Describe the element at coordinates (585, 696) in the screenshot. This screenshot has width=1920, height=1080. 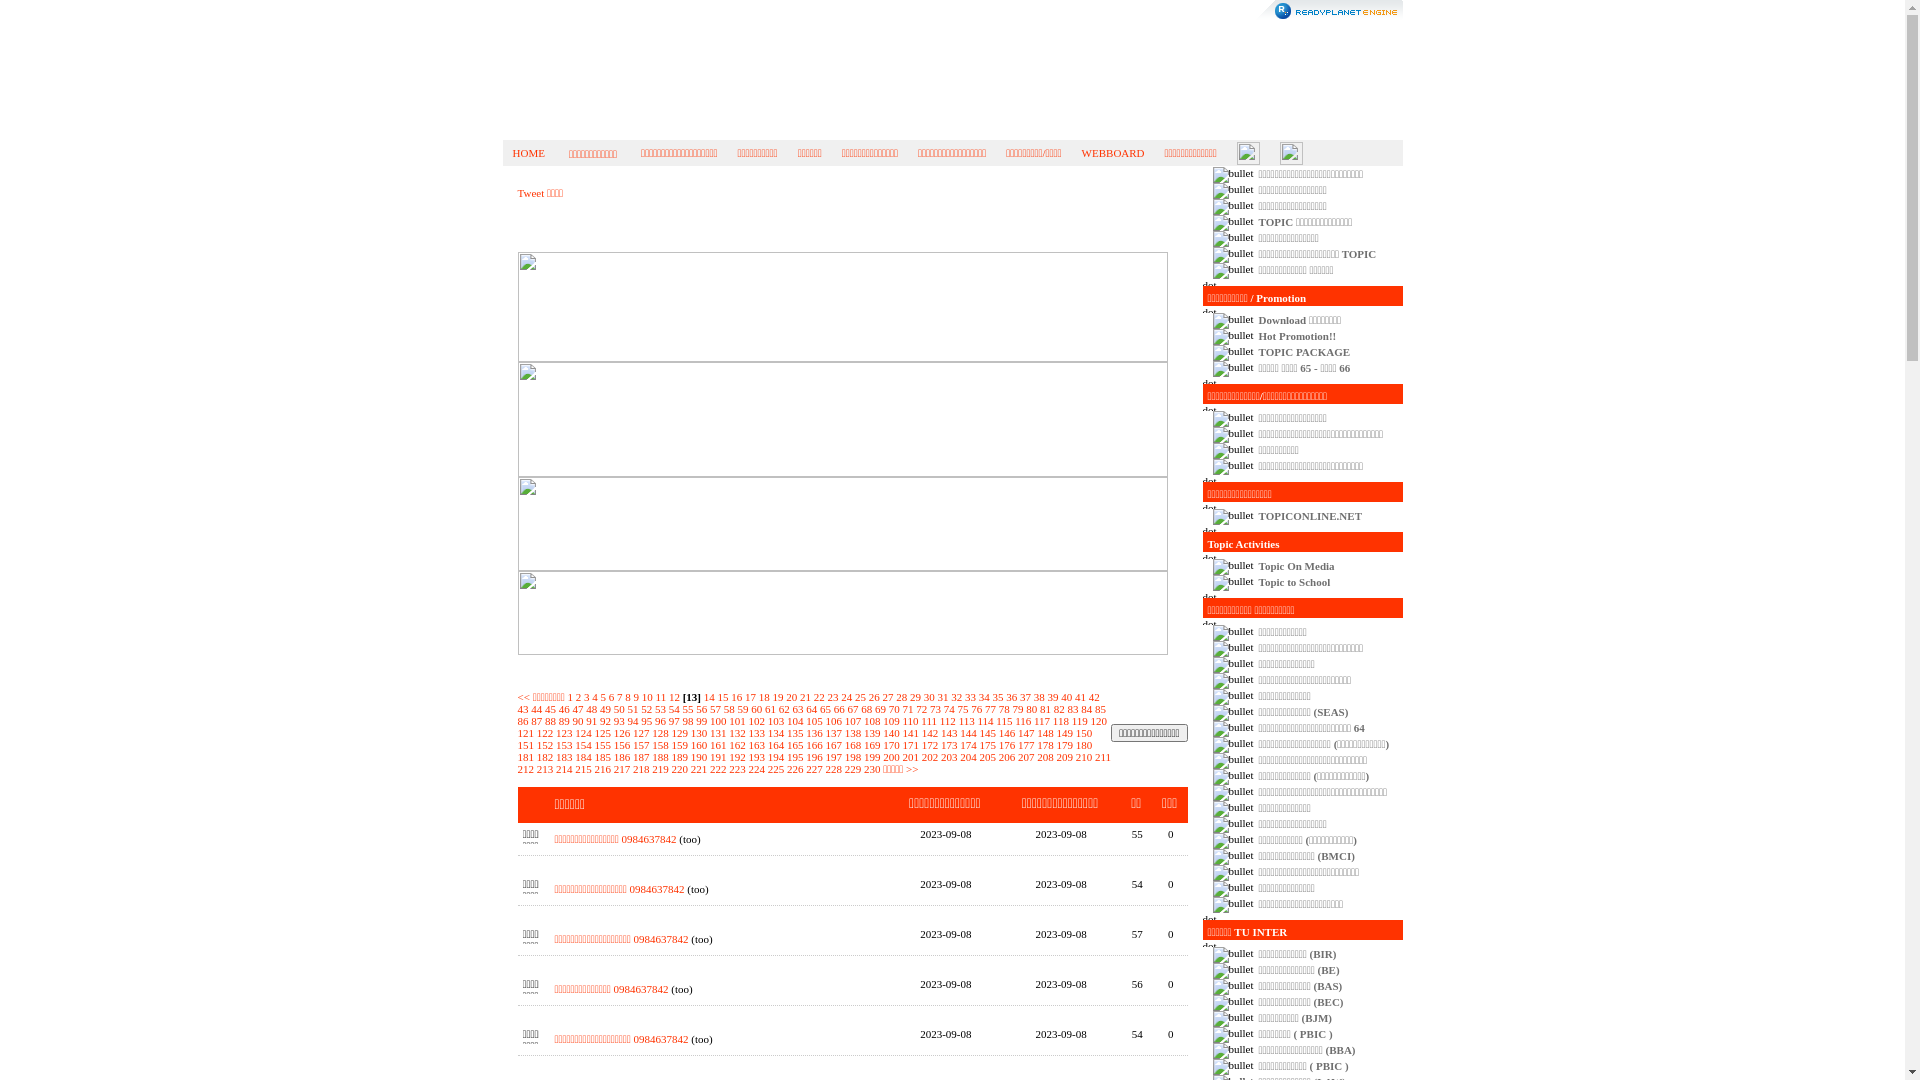
I see `'3'` at that location.